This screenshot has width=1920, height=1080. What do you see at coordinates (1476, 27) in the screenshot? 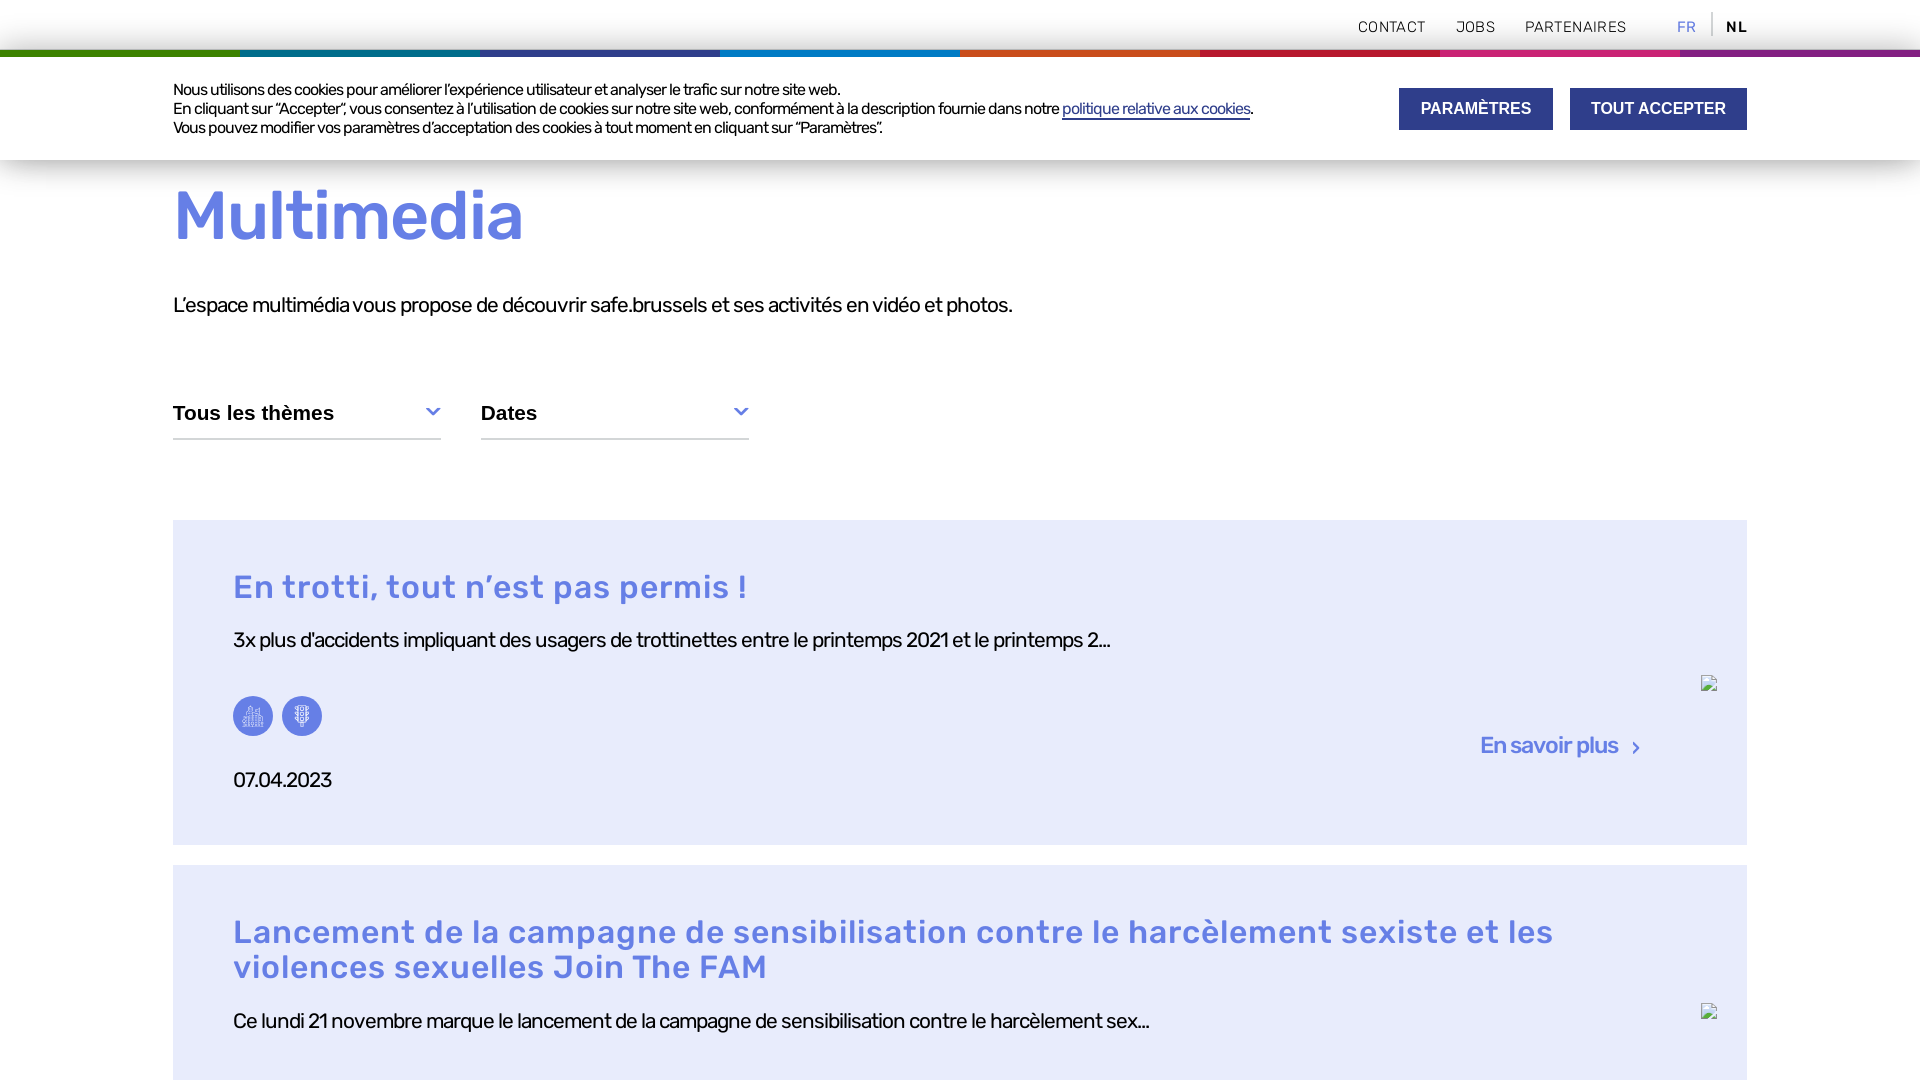
I see `'JOBS'` at bounding box center [1476, 27].